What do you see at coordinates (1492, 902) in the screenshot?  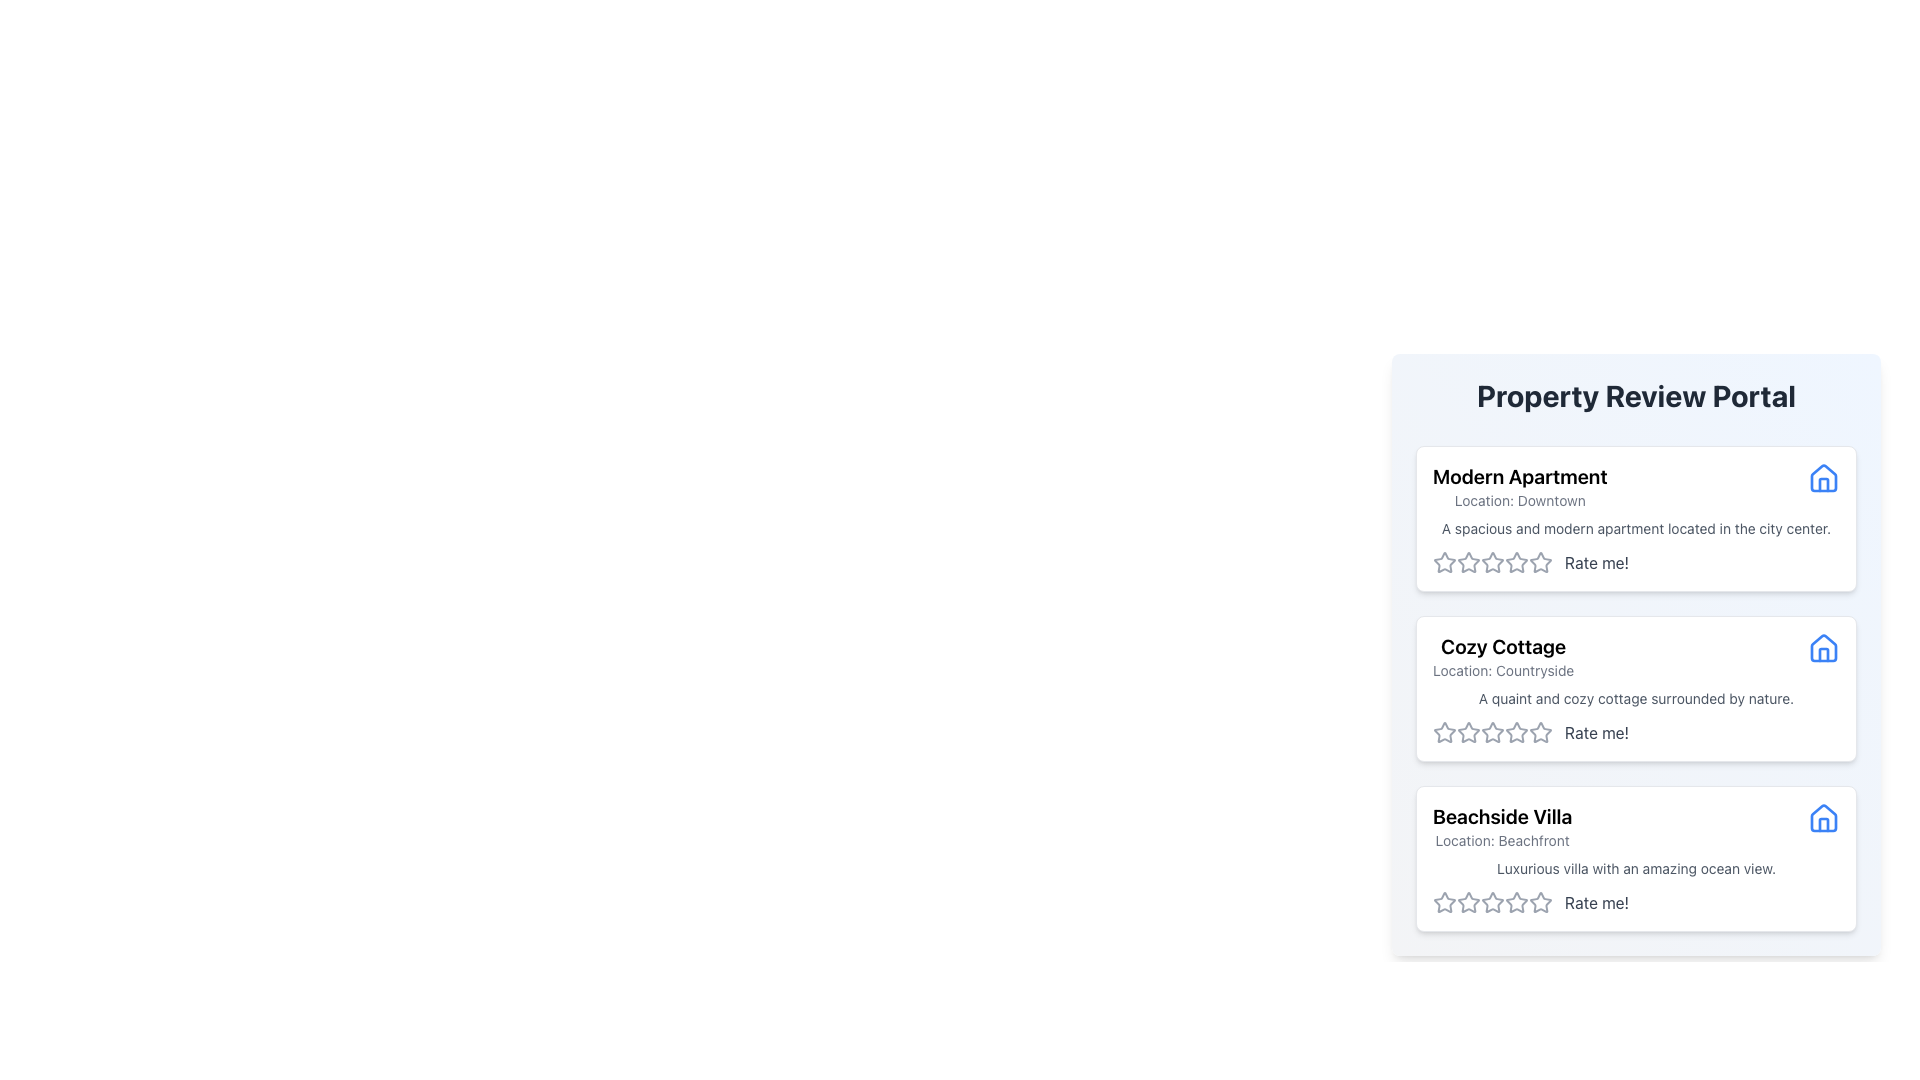 I see `the first star icon in the rating system beneath the 'Beachside Villa' property card in the 'Property Review Portal' section to set the rating to one star` at bounding box center [1492, 902].